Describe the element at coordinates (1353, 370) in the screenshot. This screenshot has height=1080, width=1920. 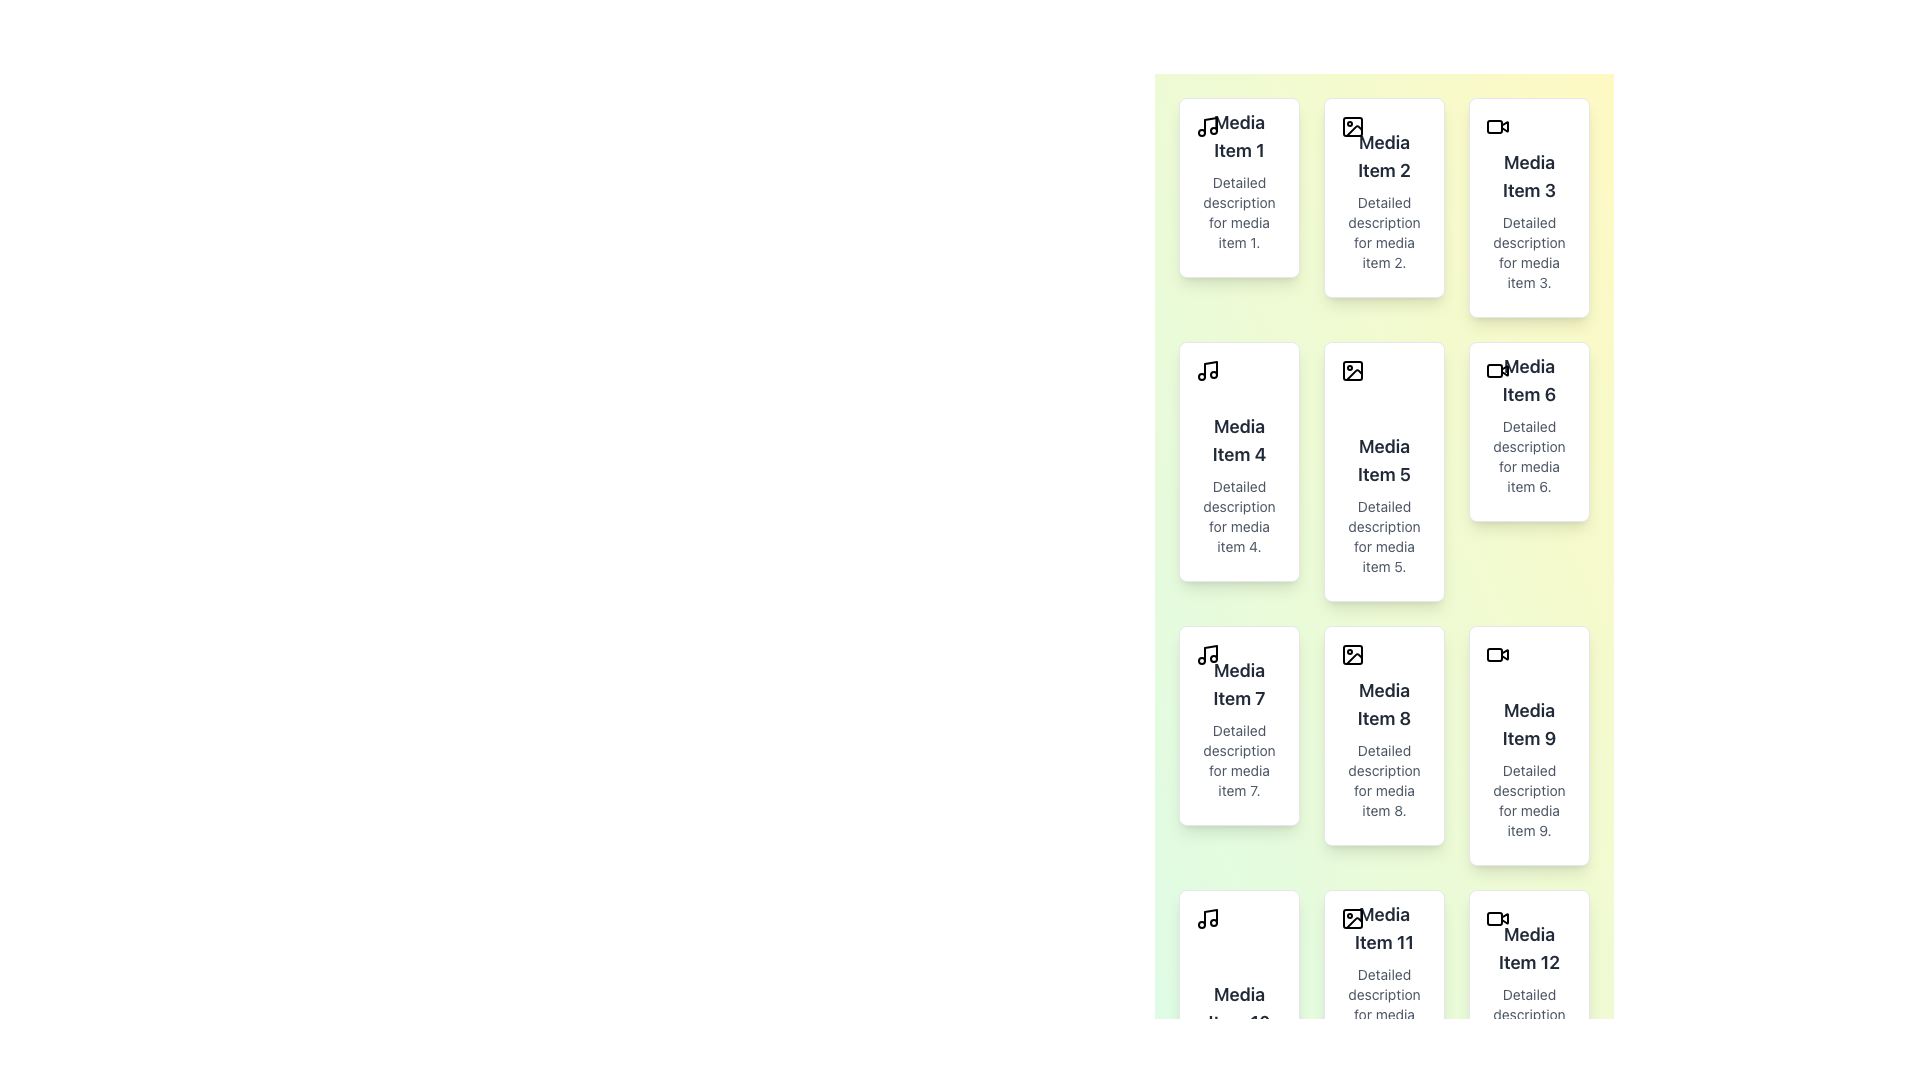
I see `the indicative icon located at the top-left corner of the card representing 'Media Item 5', adjacent to the title and description area` at that location.